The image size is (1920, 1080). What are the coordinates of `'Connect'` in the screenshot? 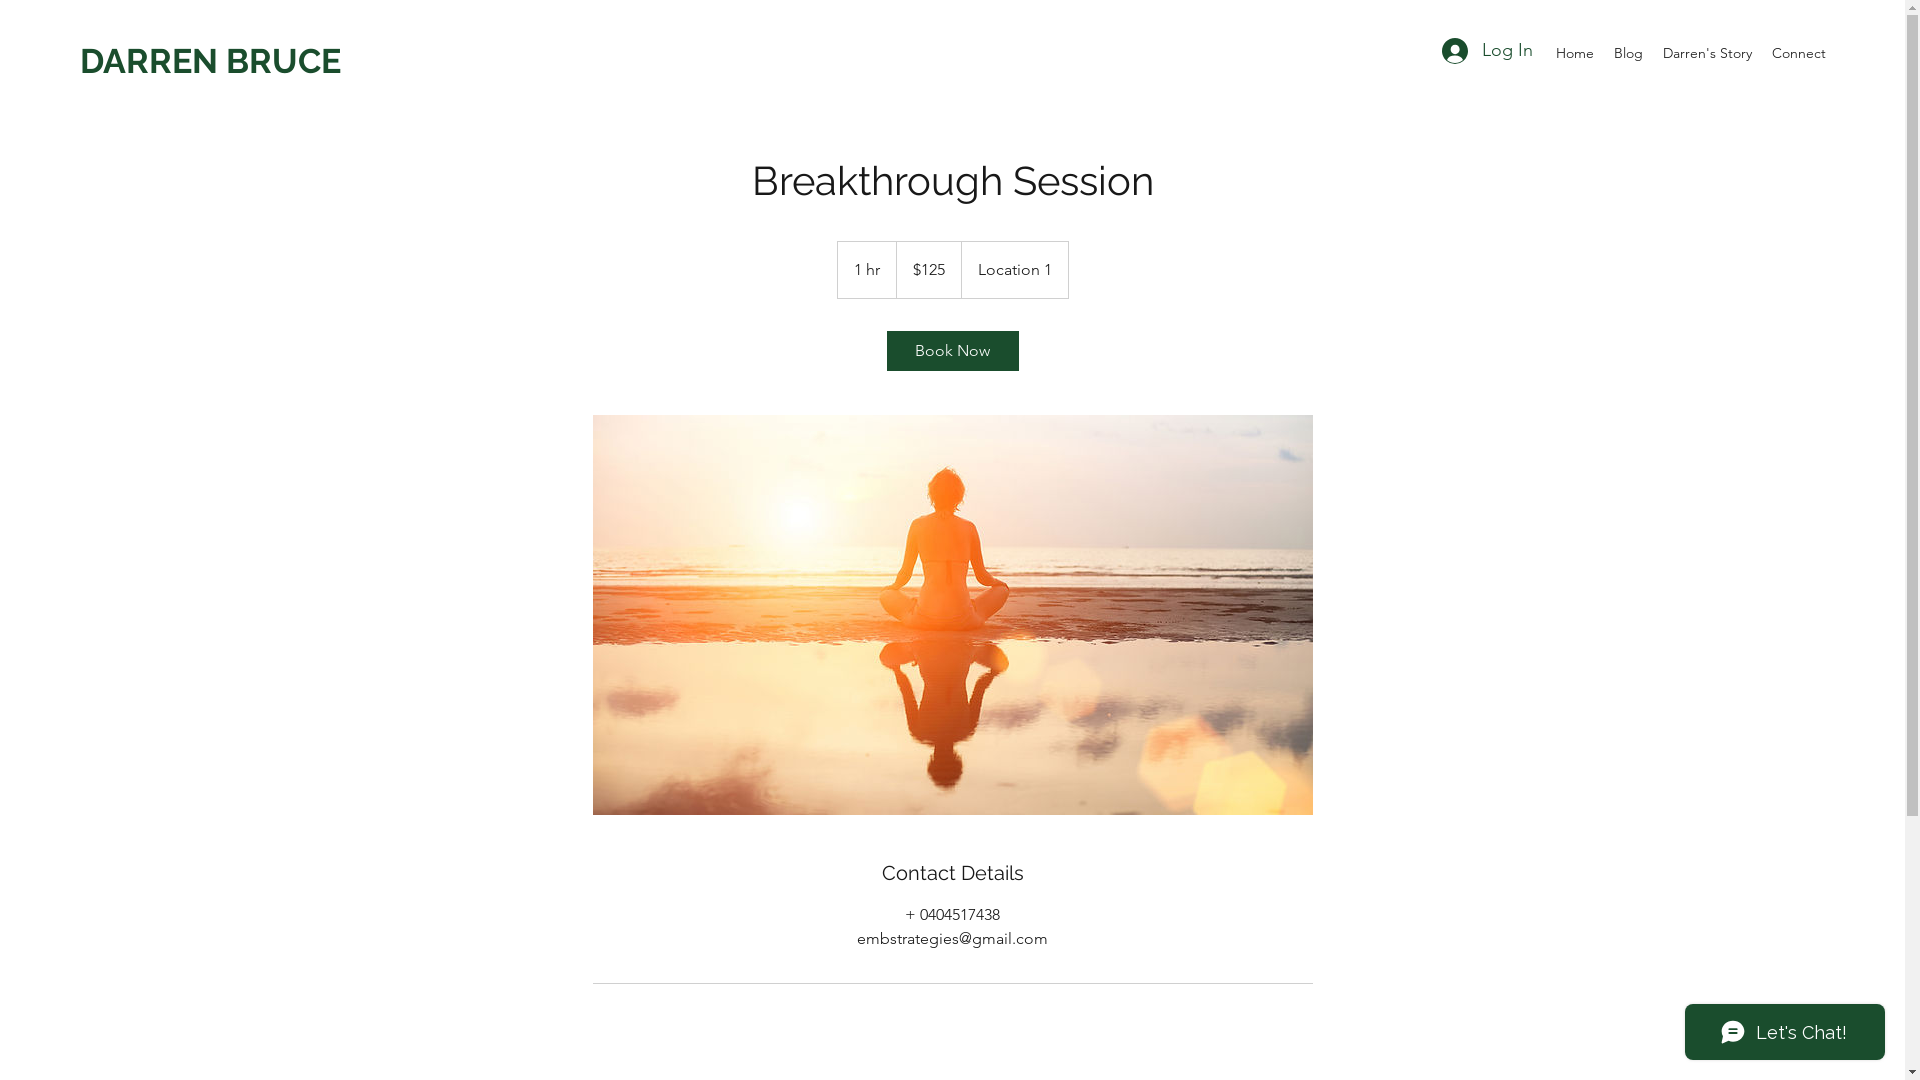 It's located at (1799, 52).